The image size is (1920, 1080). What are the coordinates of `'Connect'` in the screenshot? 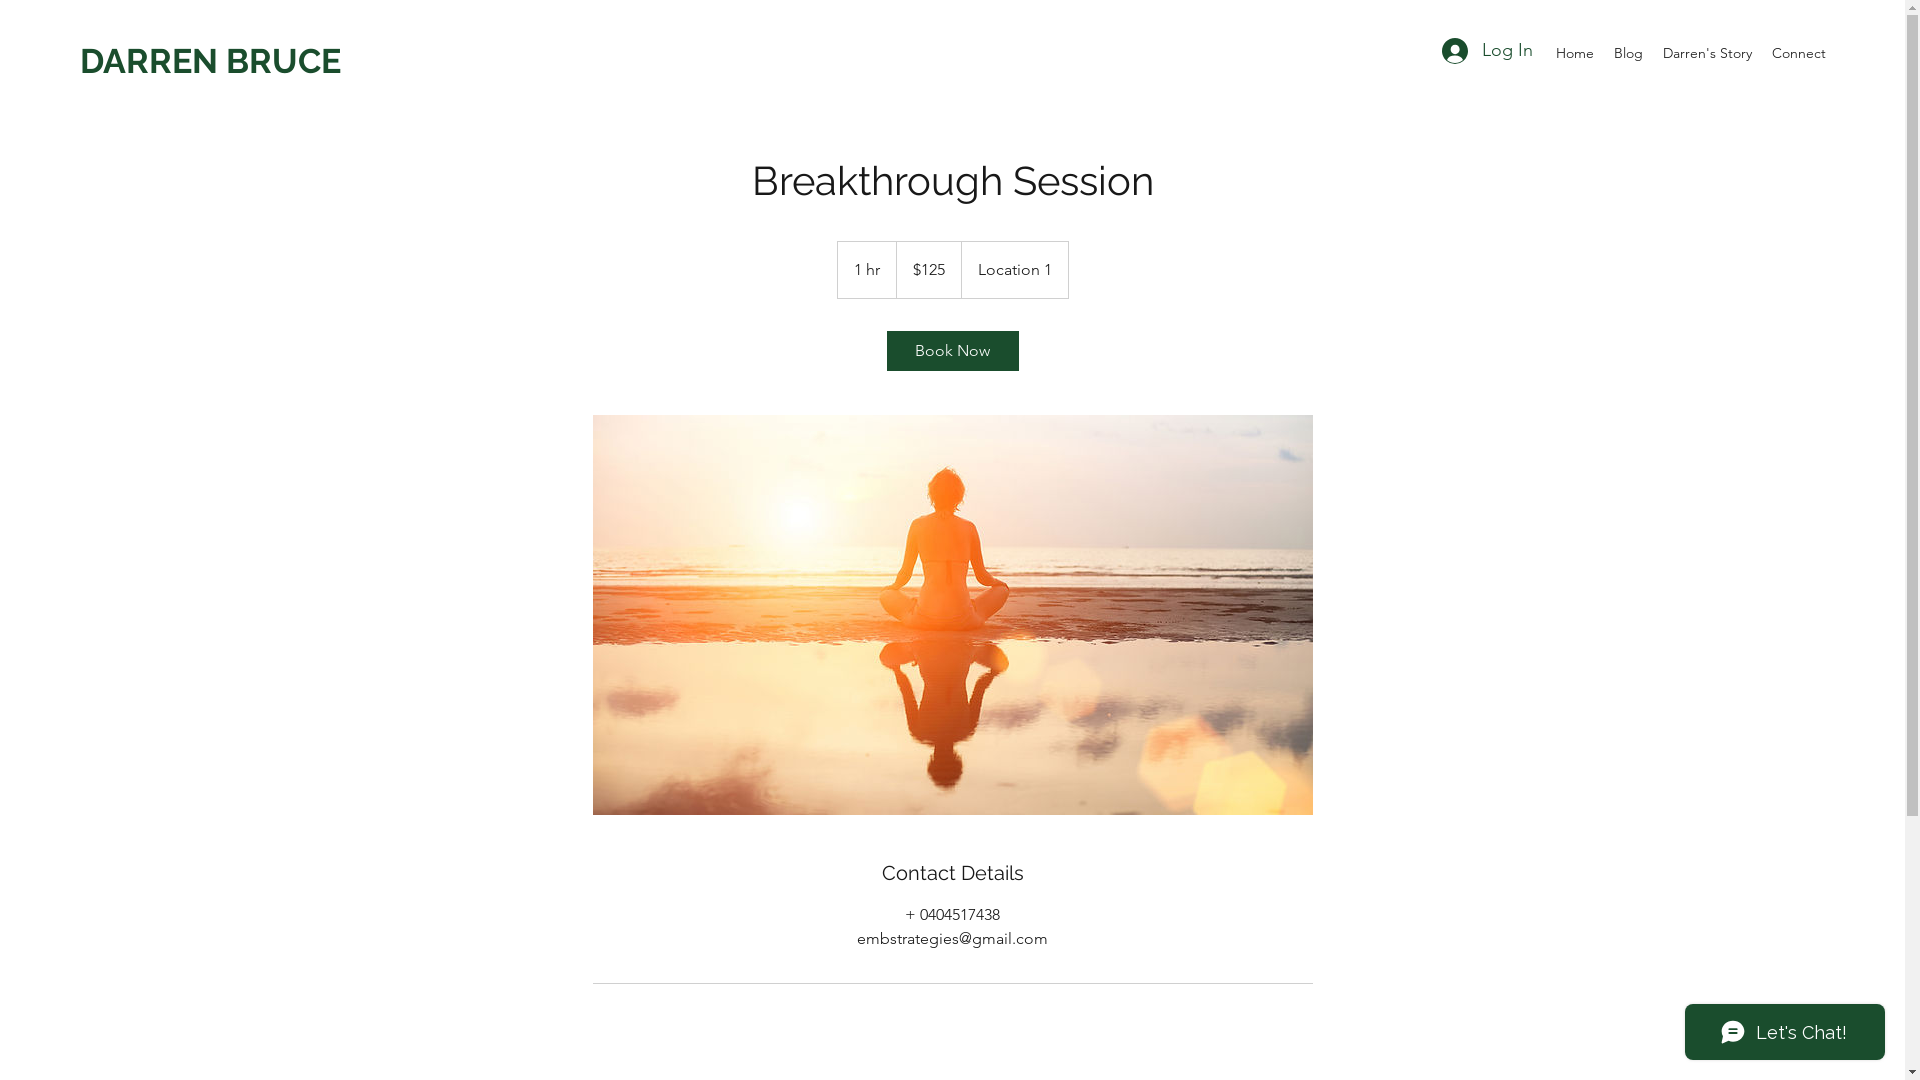 It's located at (1799, 52).